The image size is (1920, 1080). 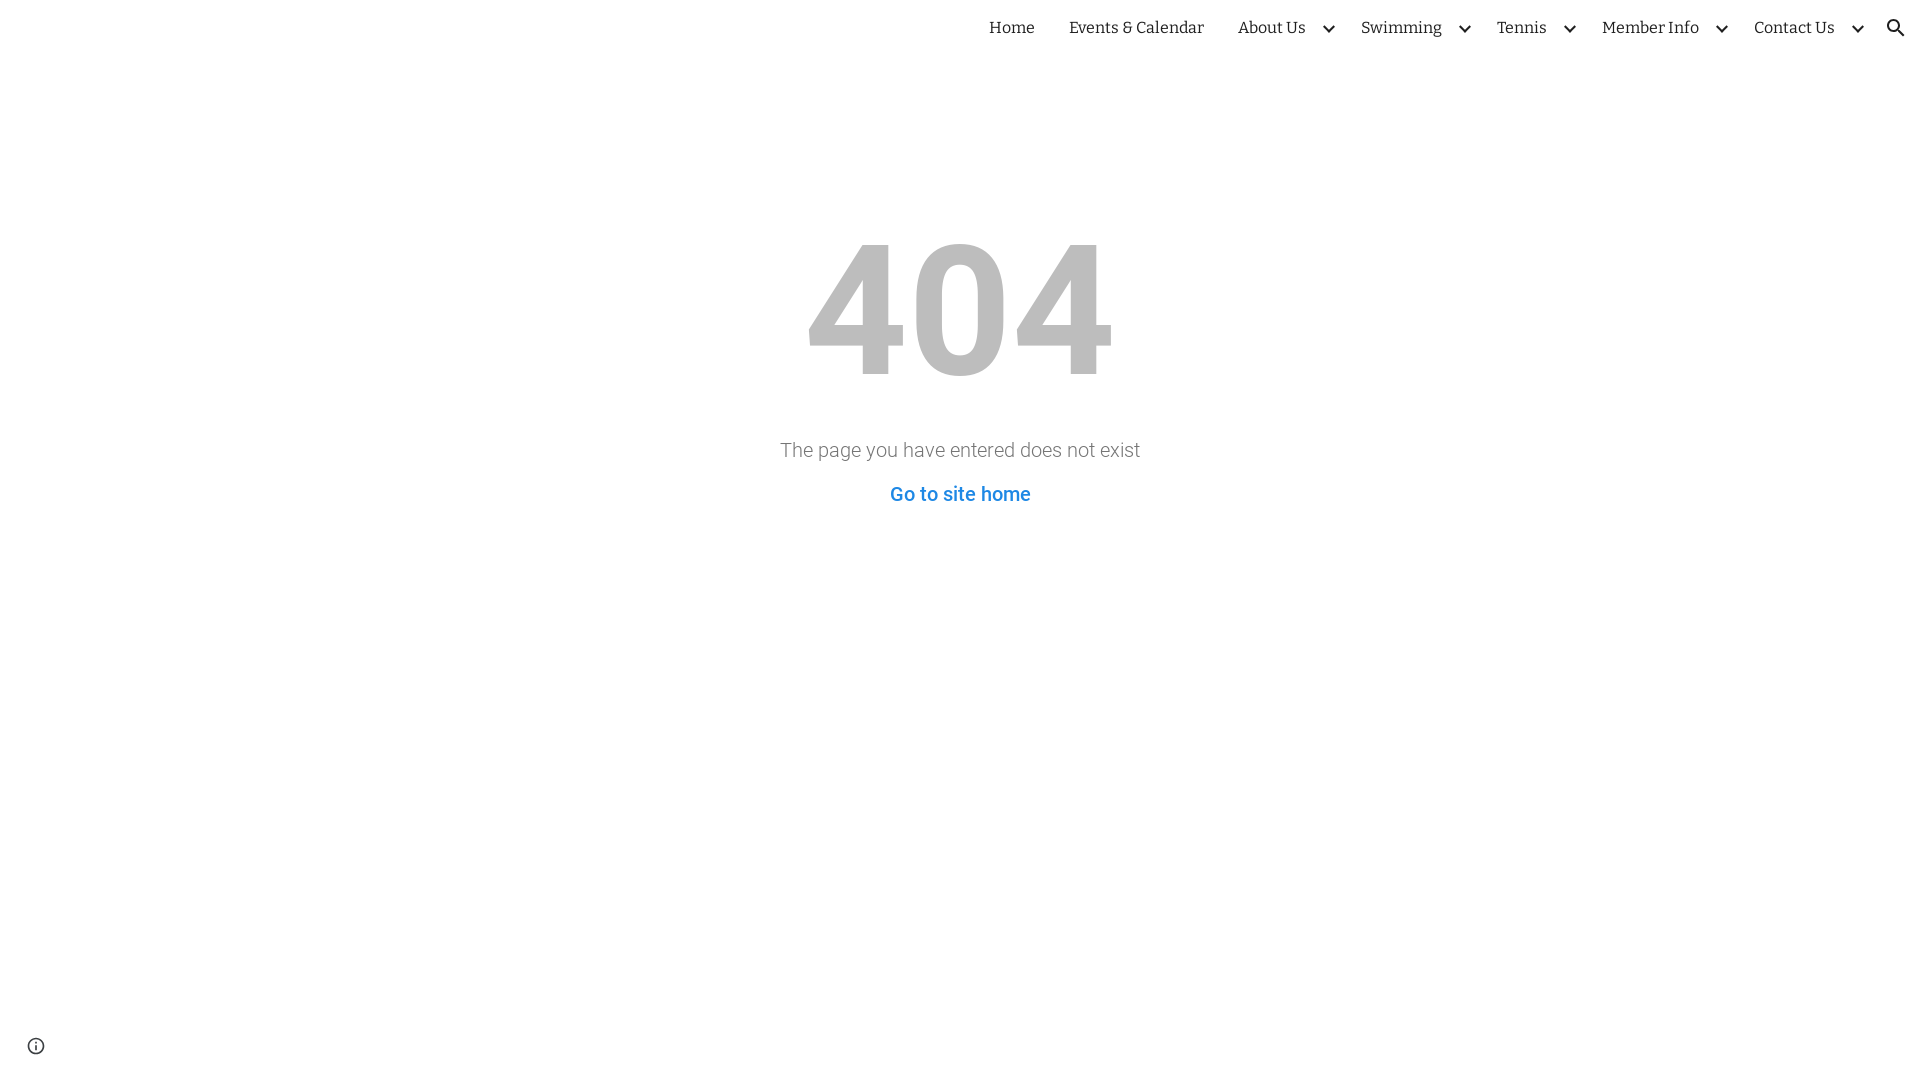 What do you see at coordinates (1271, 27) in the screenshot?
I see `'About Us'` at bounding box center [1271, 27].